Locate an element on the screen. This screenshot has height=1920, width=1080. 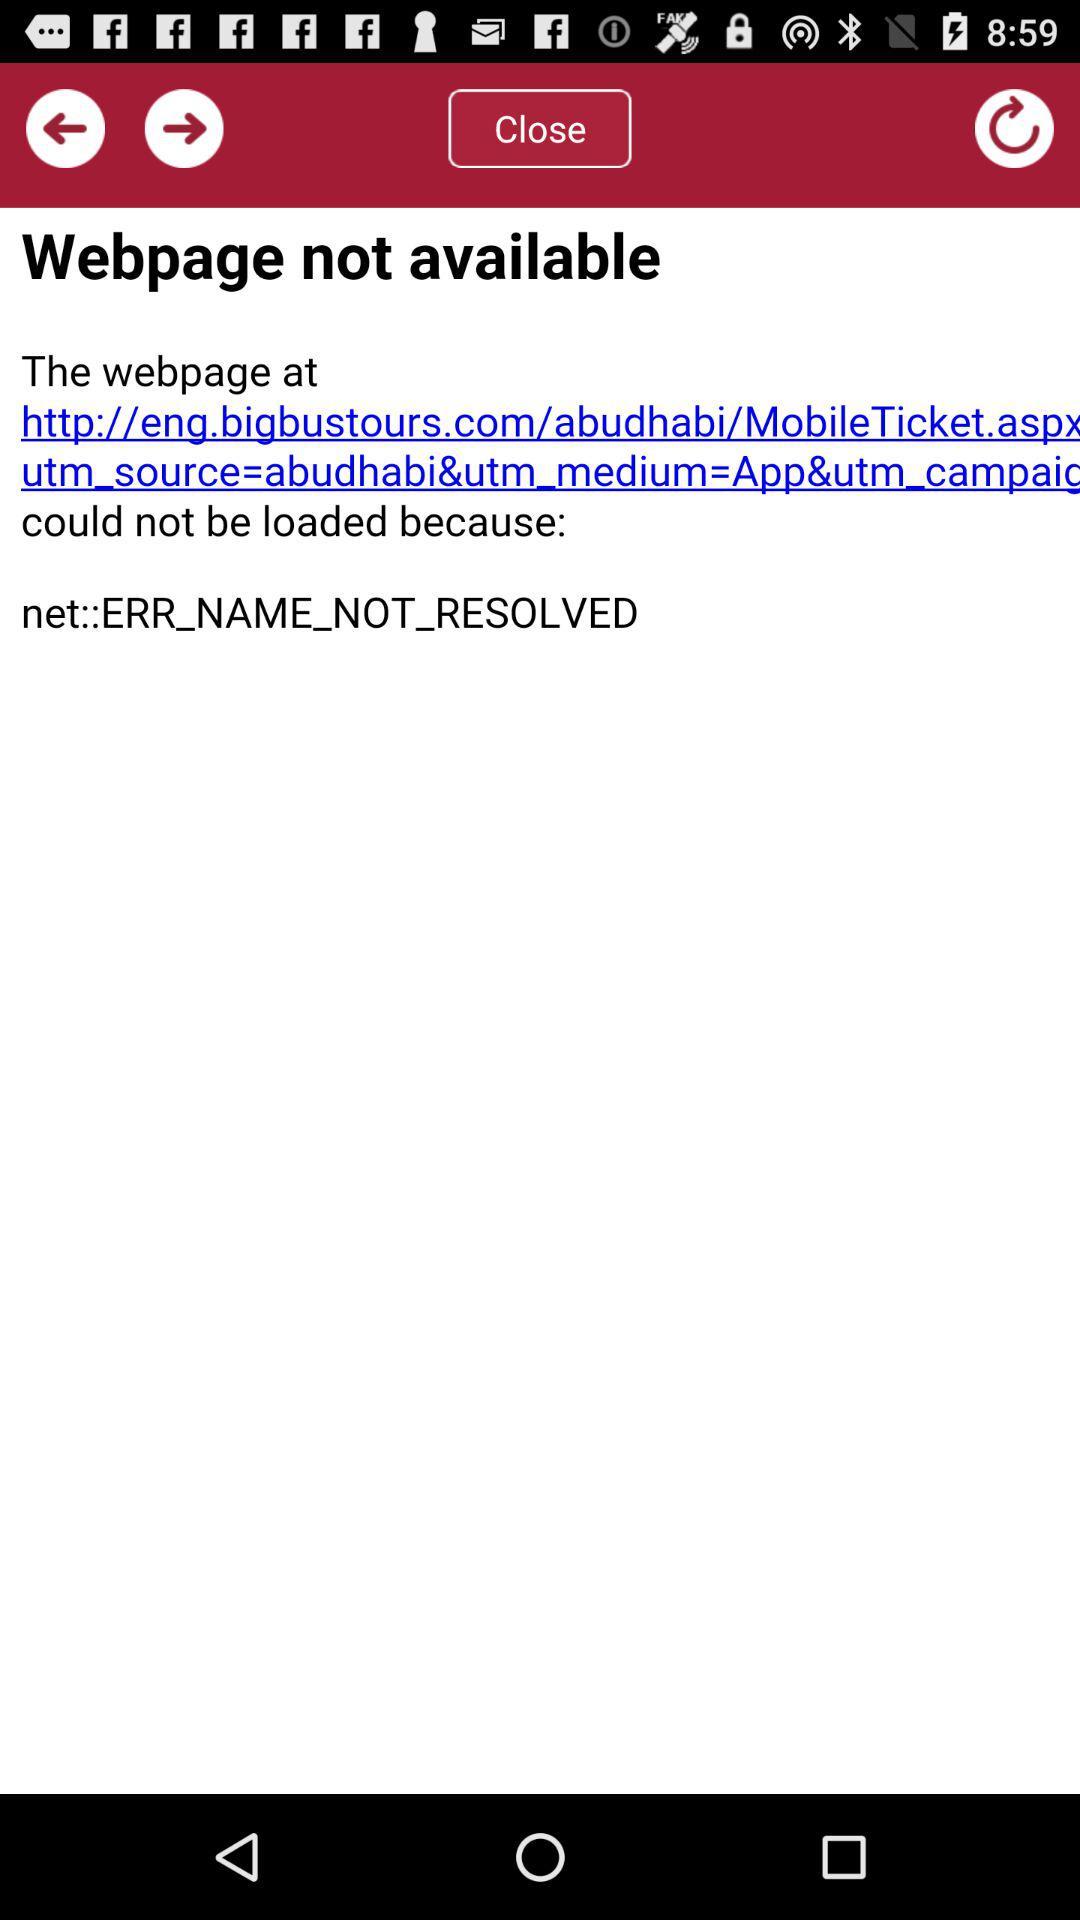
repeat is located at coordinates (1014, 127).